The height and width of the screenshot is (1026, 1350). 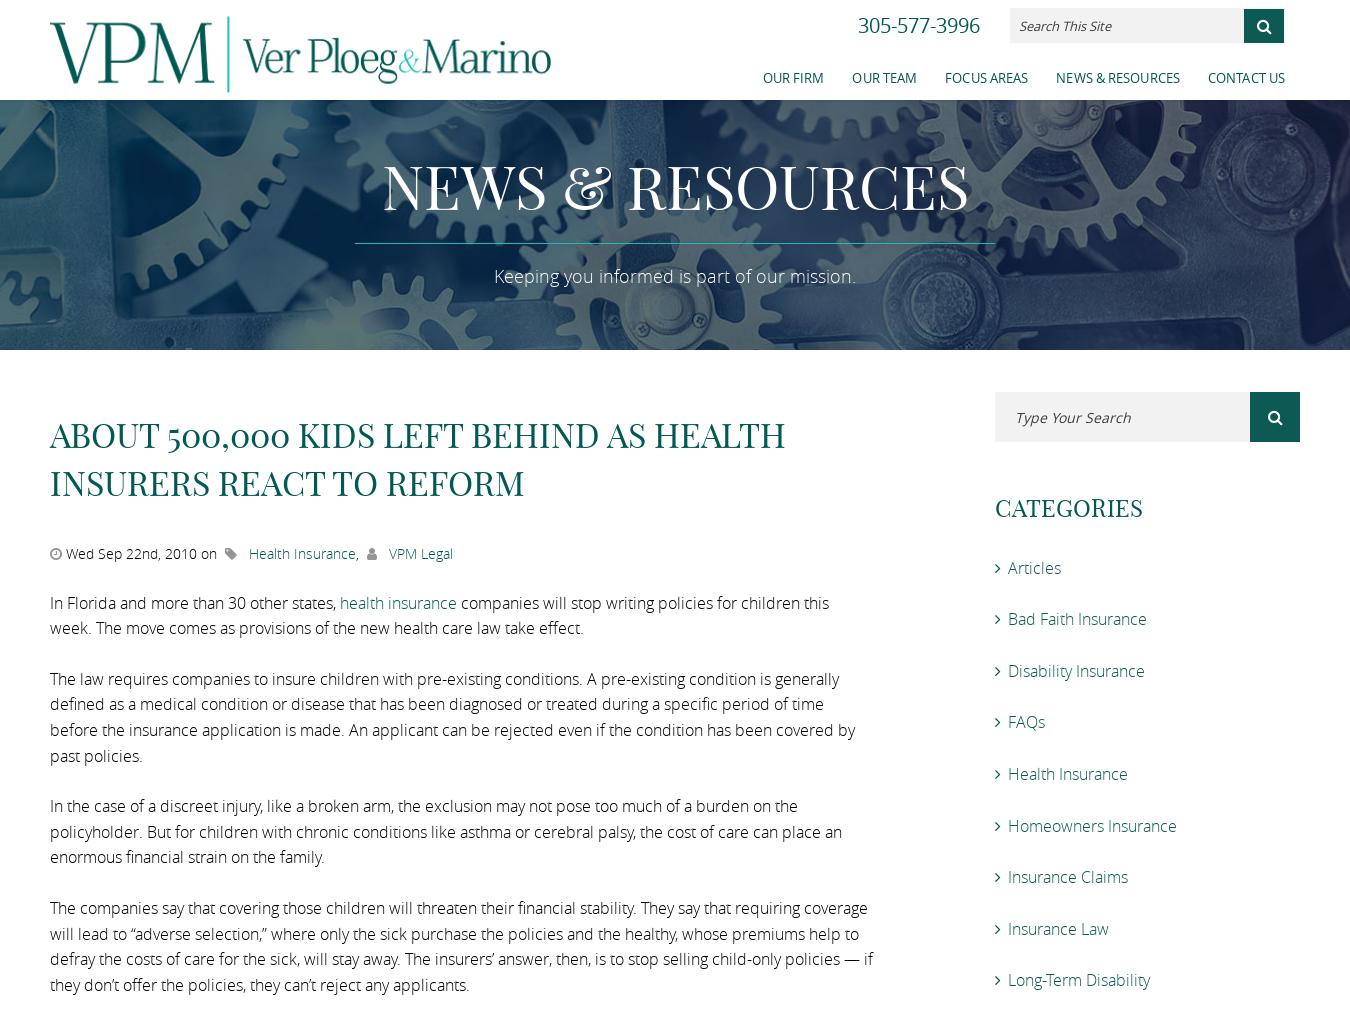 What do you see at coordinates (417, 459) in the screenshot?
I see `'About 500,000 Kids Left Behind as Health Insurers React to Reform'` at bounding box center [417, 459].